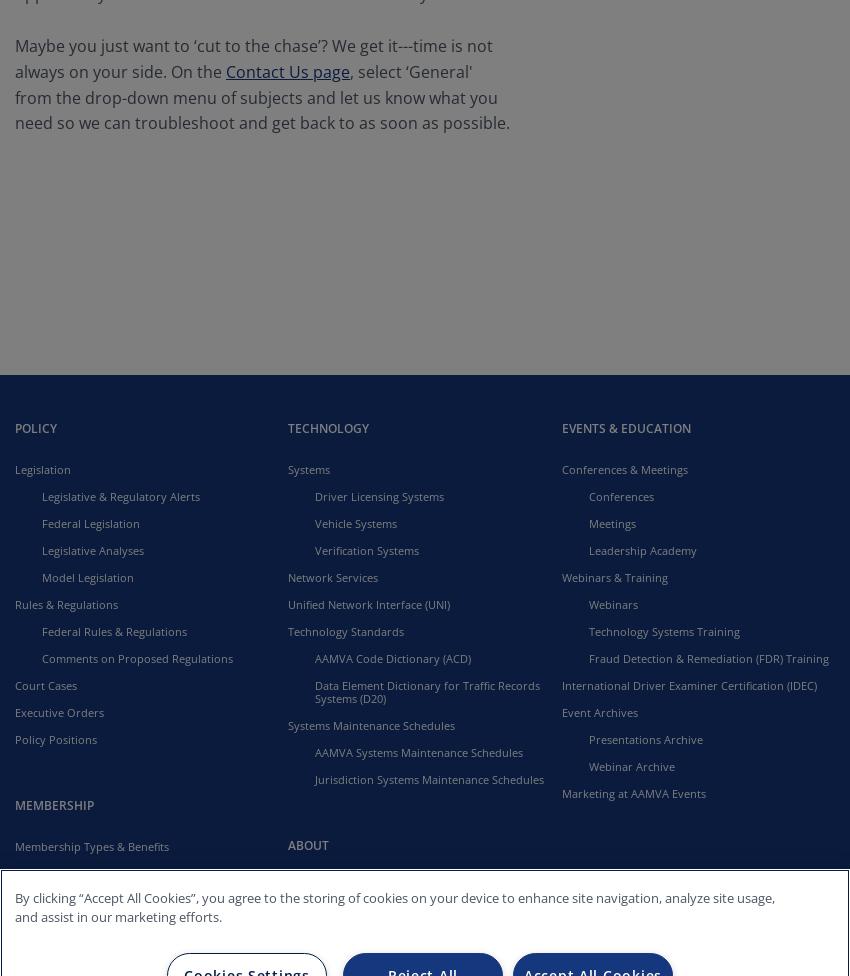 This screenshot has height=976, width=850. I want to click on 'Legislative & Regulatory Alerts', so click(120, 496).